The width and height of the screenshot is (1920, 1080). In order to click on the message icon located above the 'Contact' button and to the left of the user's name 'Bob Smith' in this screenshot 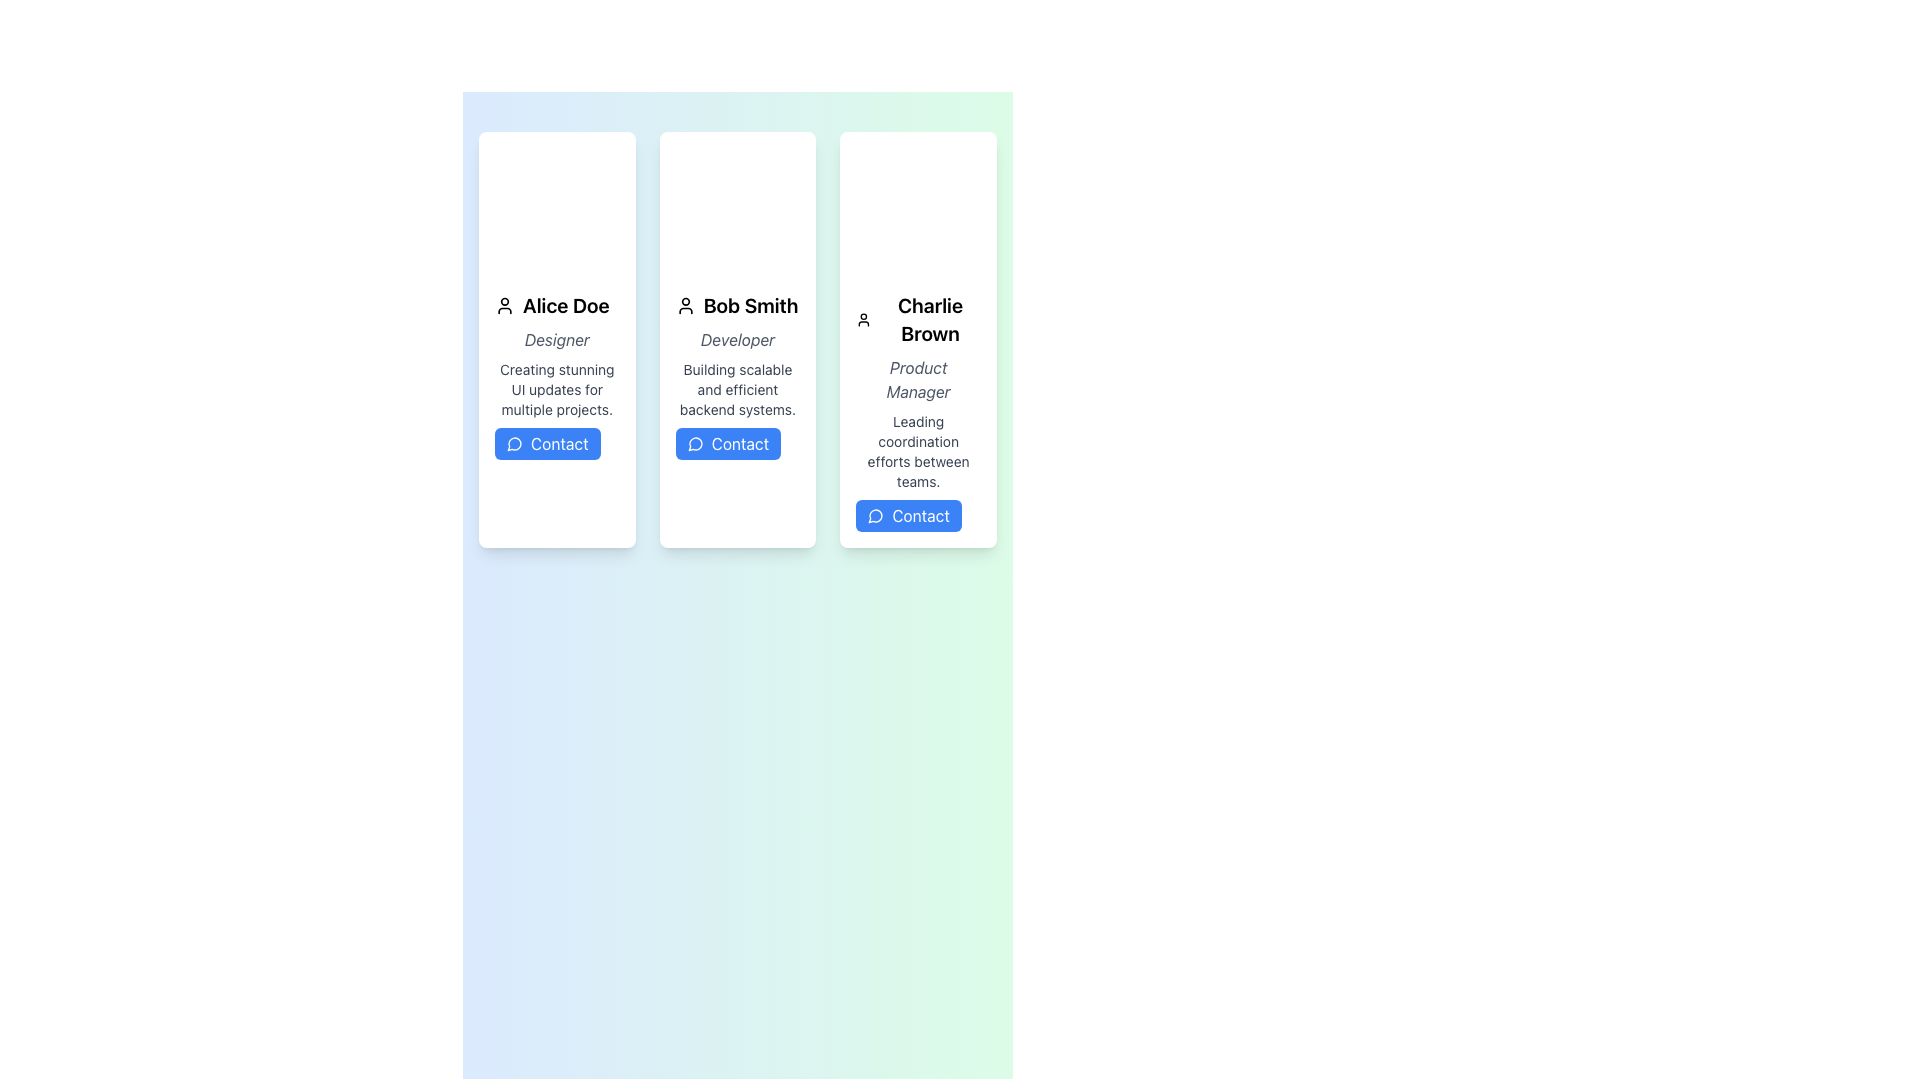, I will do `click(695, 442)`.